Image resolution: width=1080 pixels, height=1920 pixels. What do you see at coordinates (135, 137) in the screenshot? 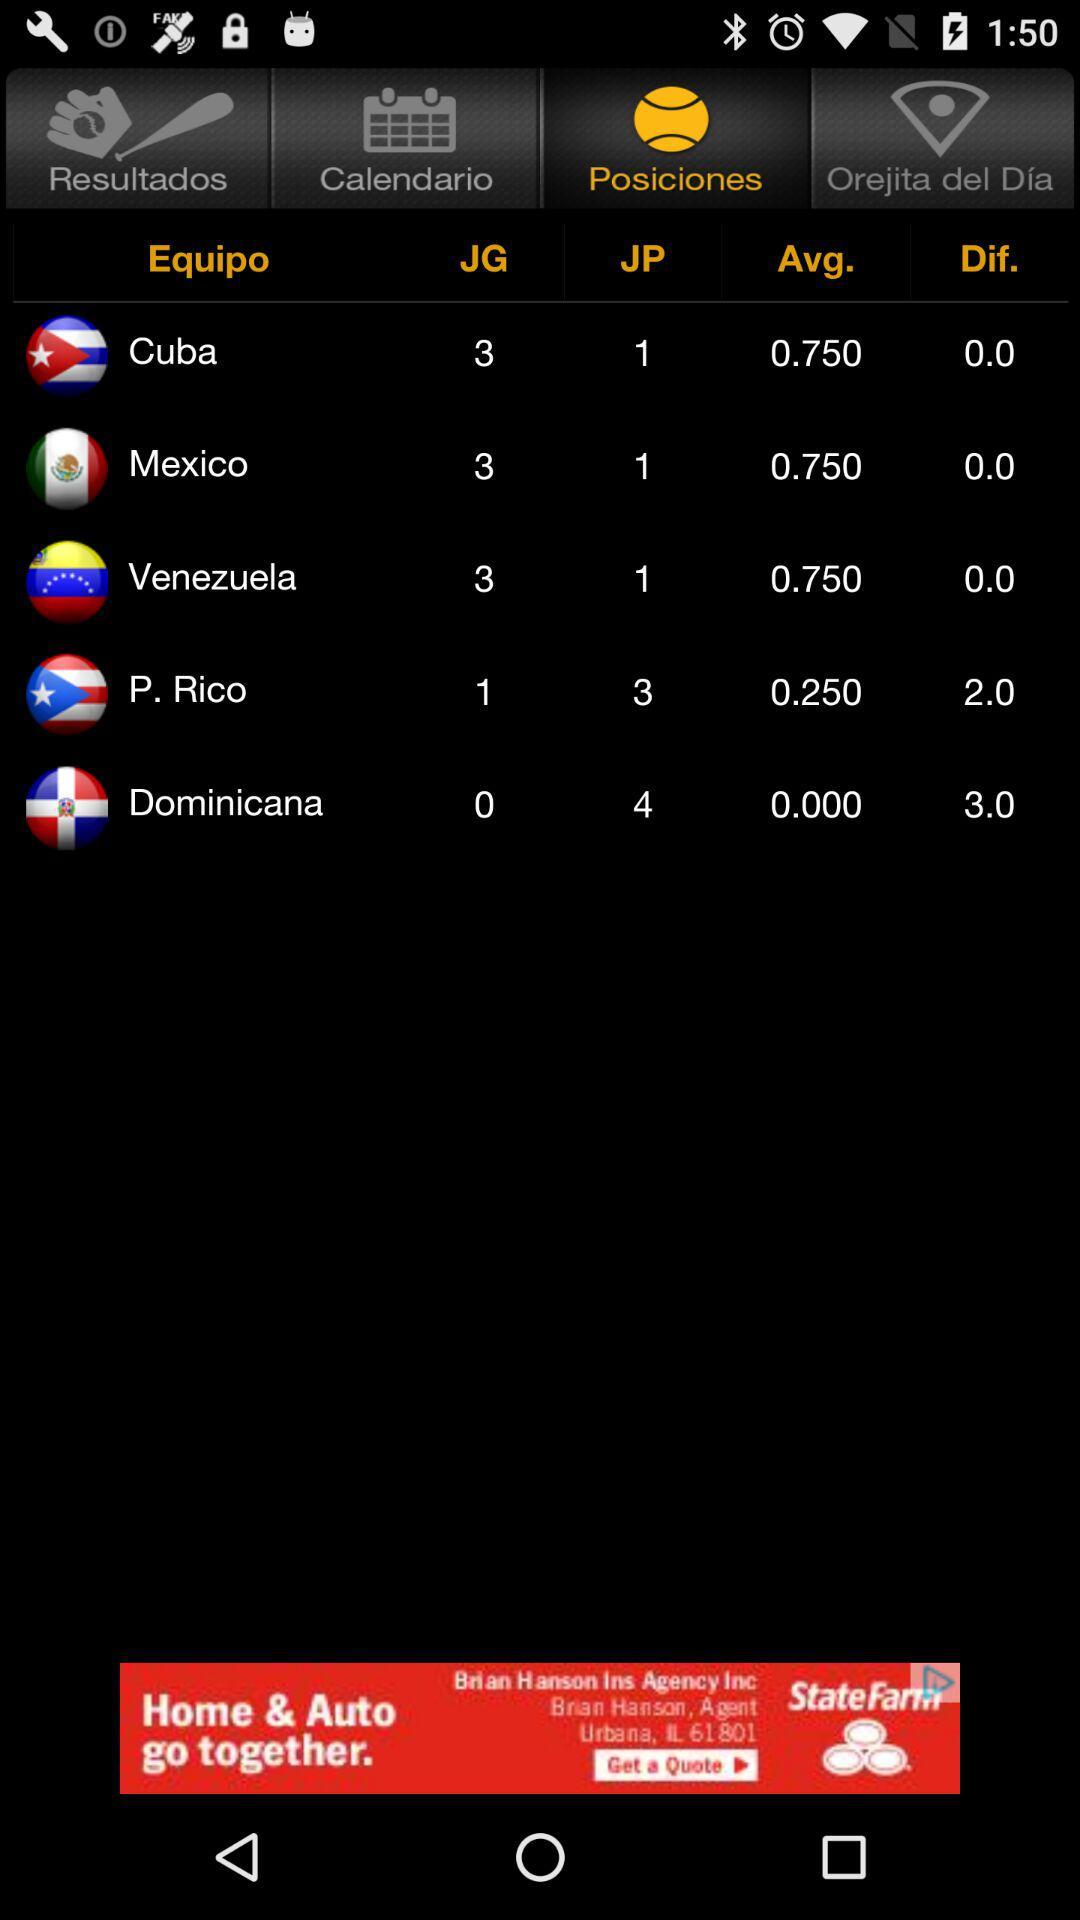
I see `resultados tab` at bounding box center [135, 137].